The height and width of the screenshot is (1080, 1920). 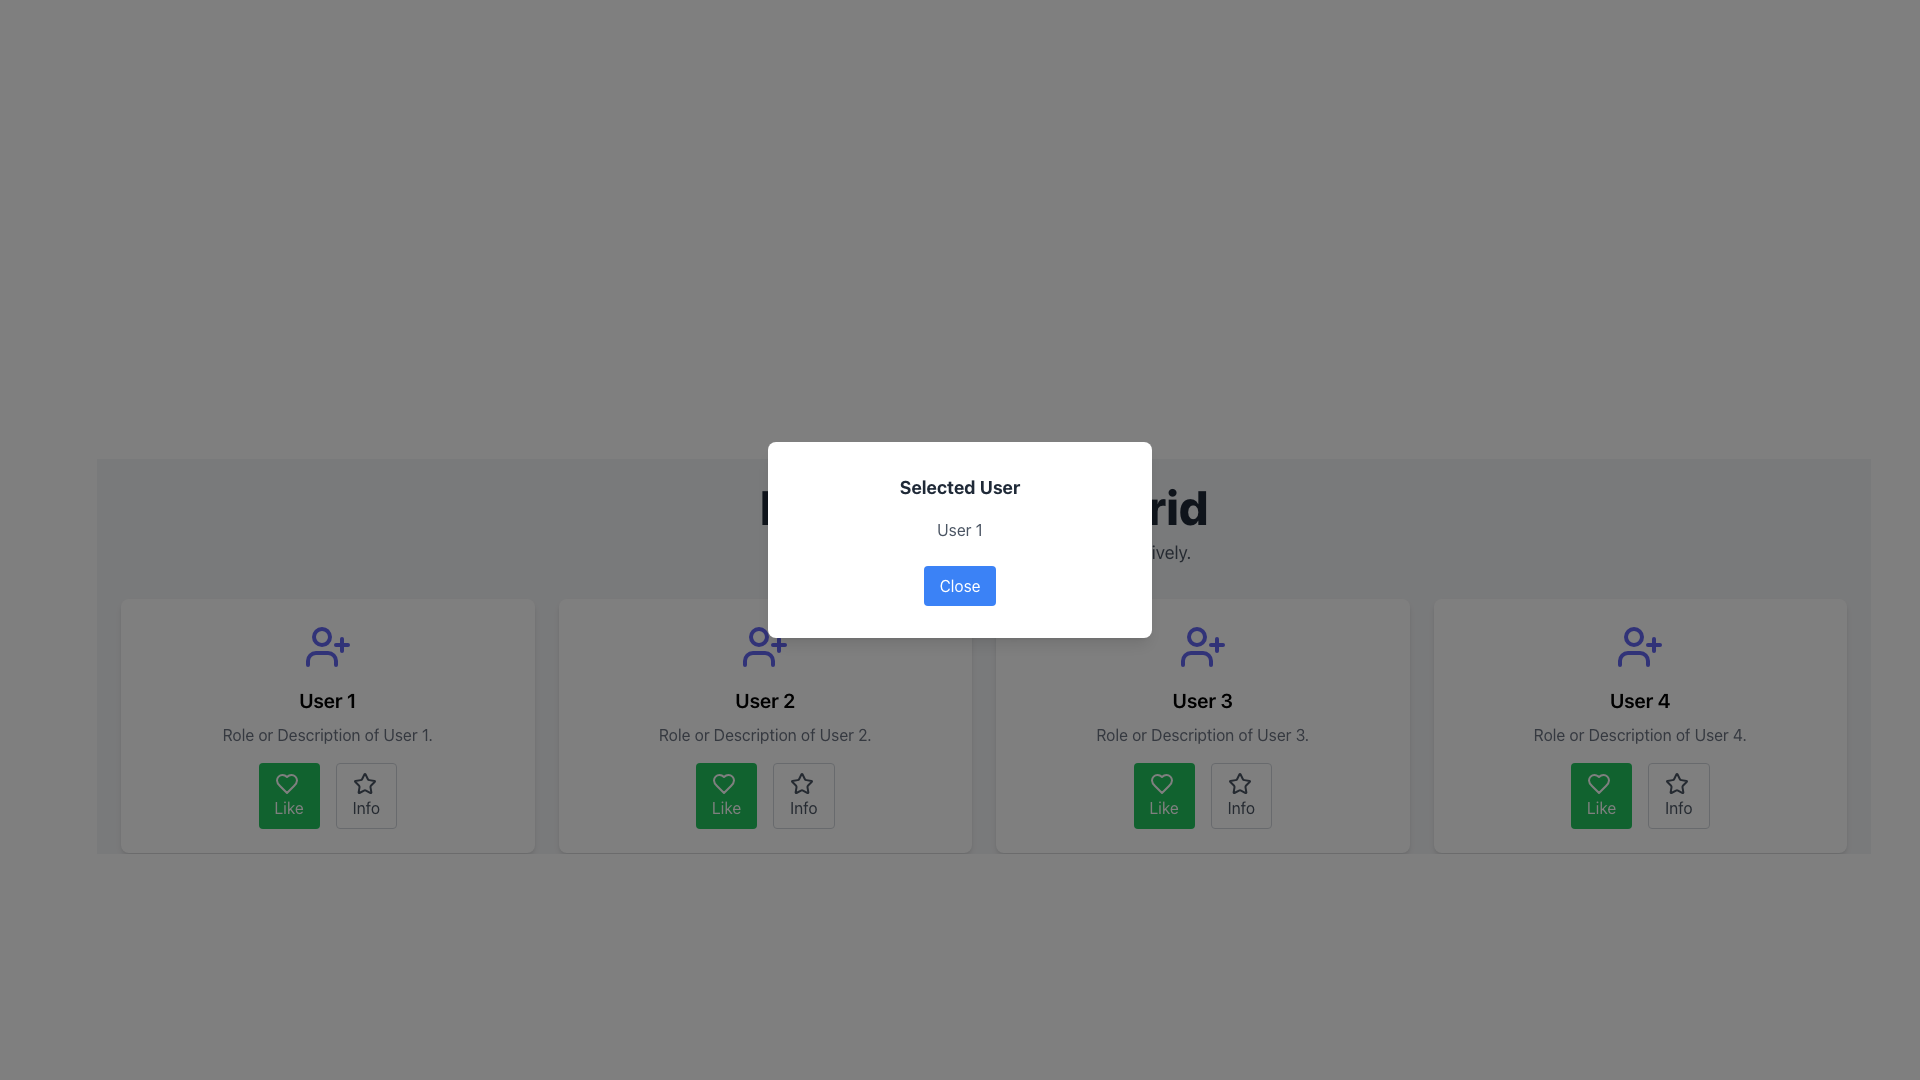 I want to click on the text label that reads 'Role or Description of User 4' located in the fourth user card, positioned below 'User 4' and above the 'Like' and 'Info' buttons, so click(x=1640, y=735).